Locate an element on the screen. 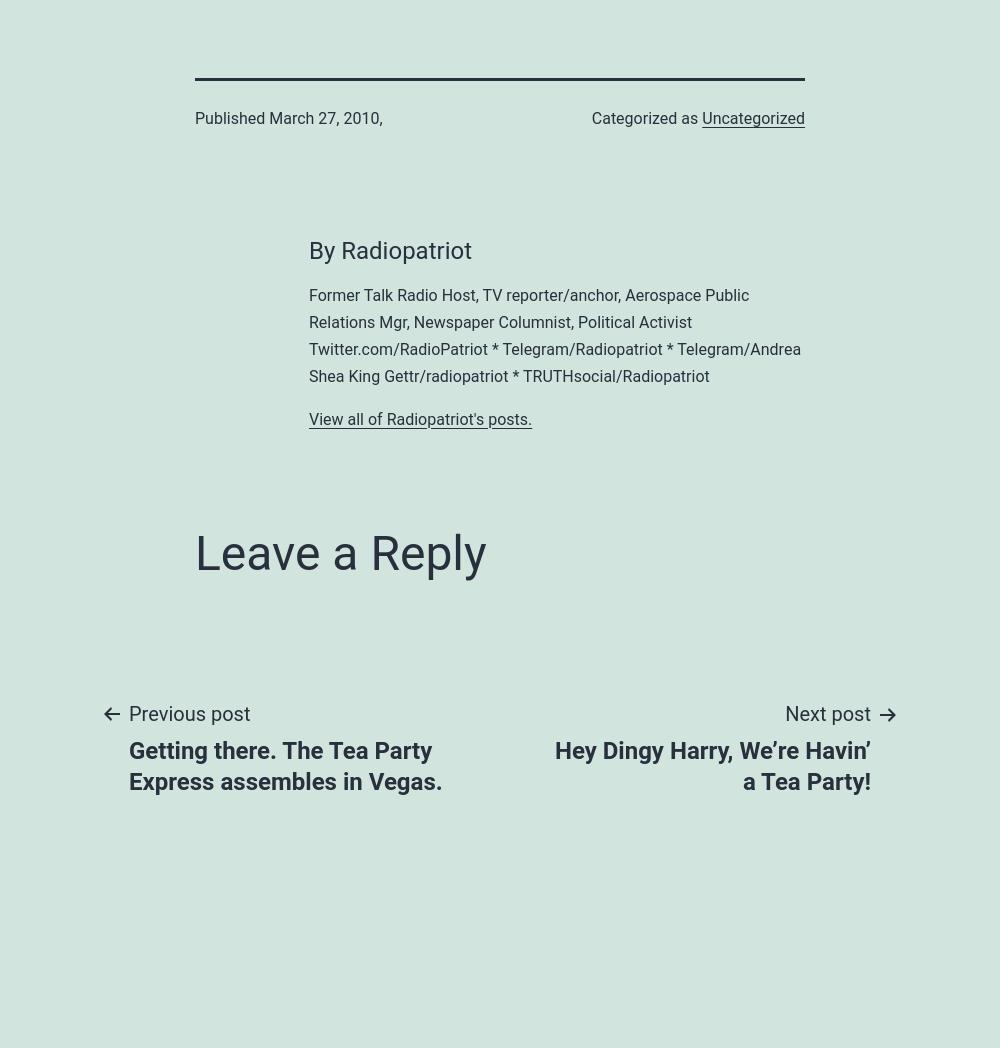 The width and height of the screenshot is (1000, 1048). 'View all of Radiopatriot's posts.' is located at coordinates (420, 418).